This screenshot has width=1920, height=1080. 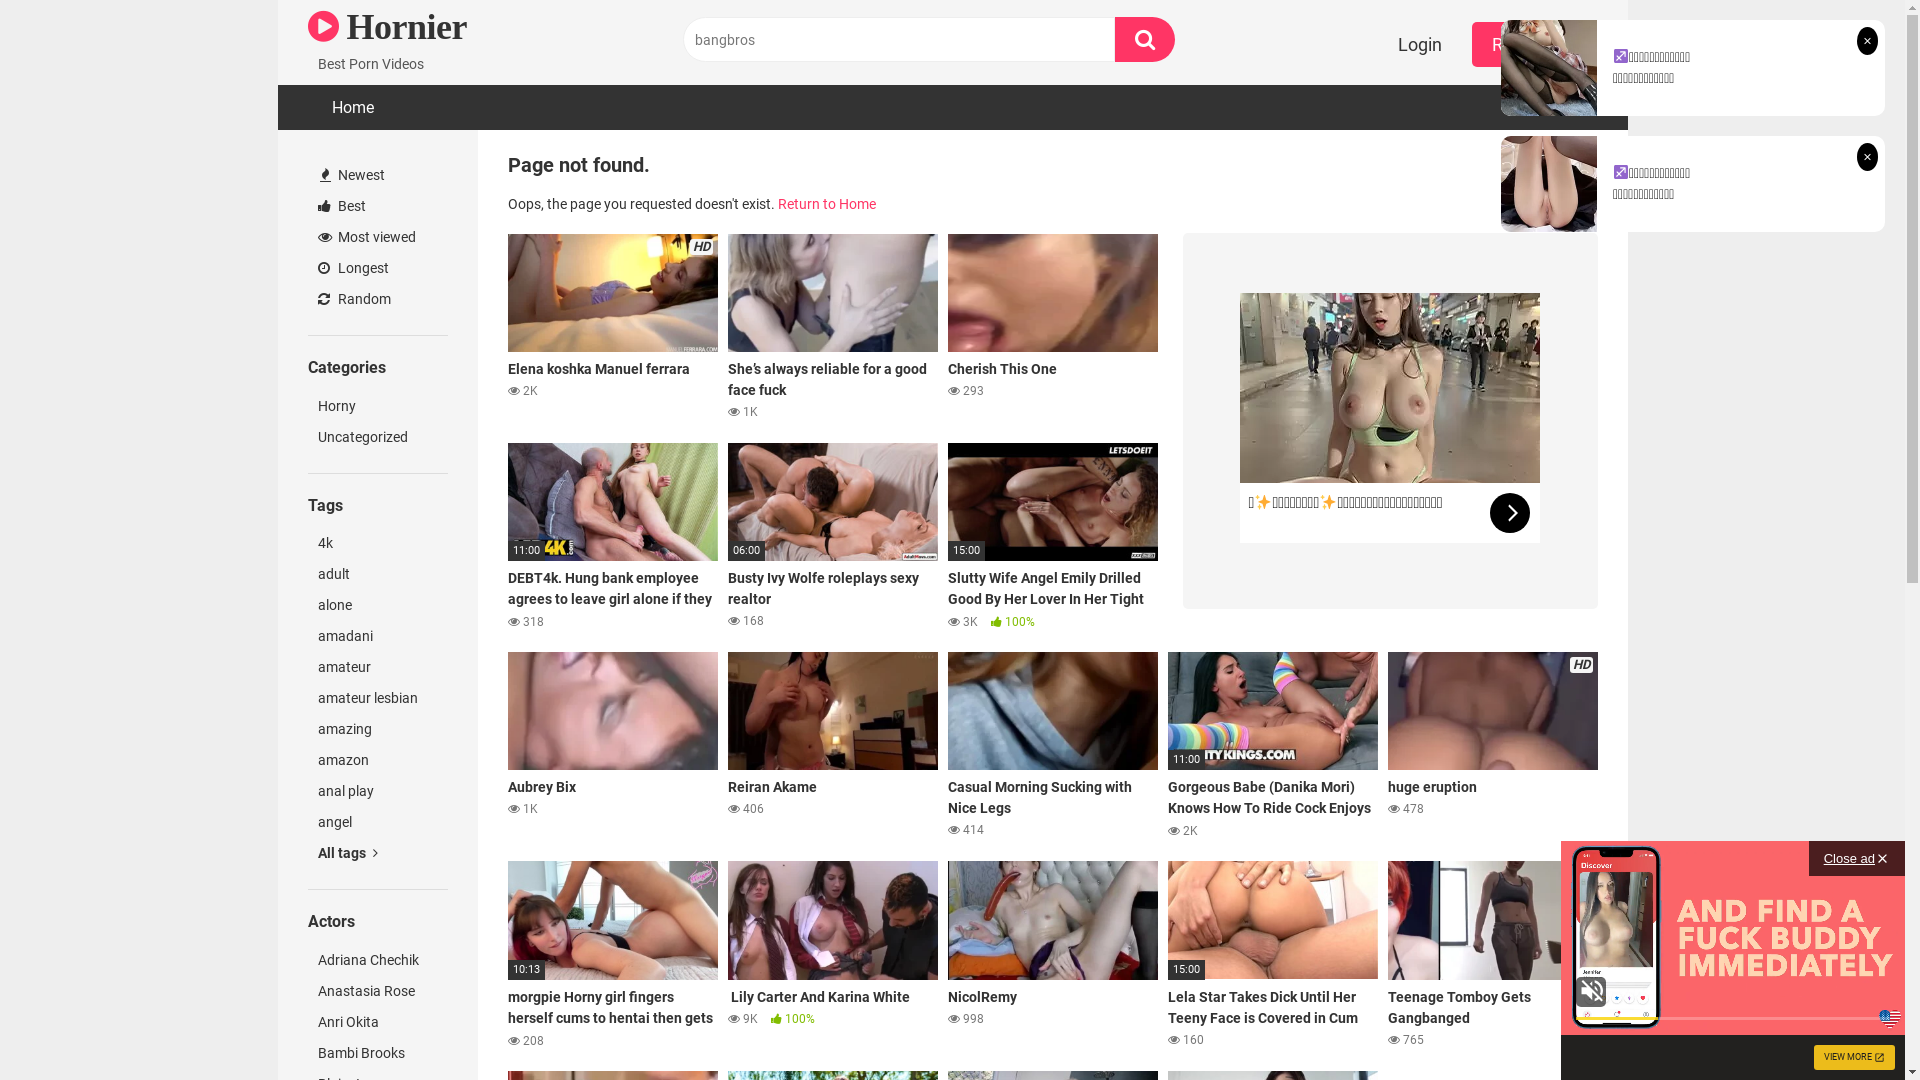 I want to click on 'angel', so click(x=378, y=822).